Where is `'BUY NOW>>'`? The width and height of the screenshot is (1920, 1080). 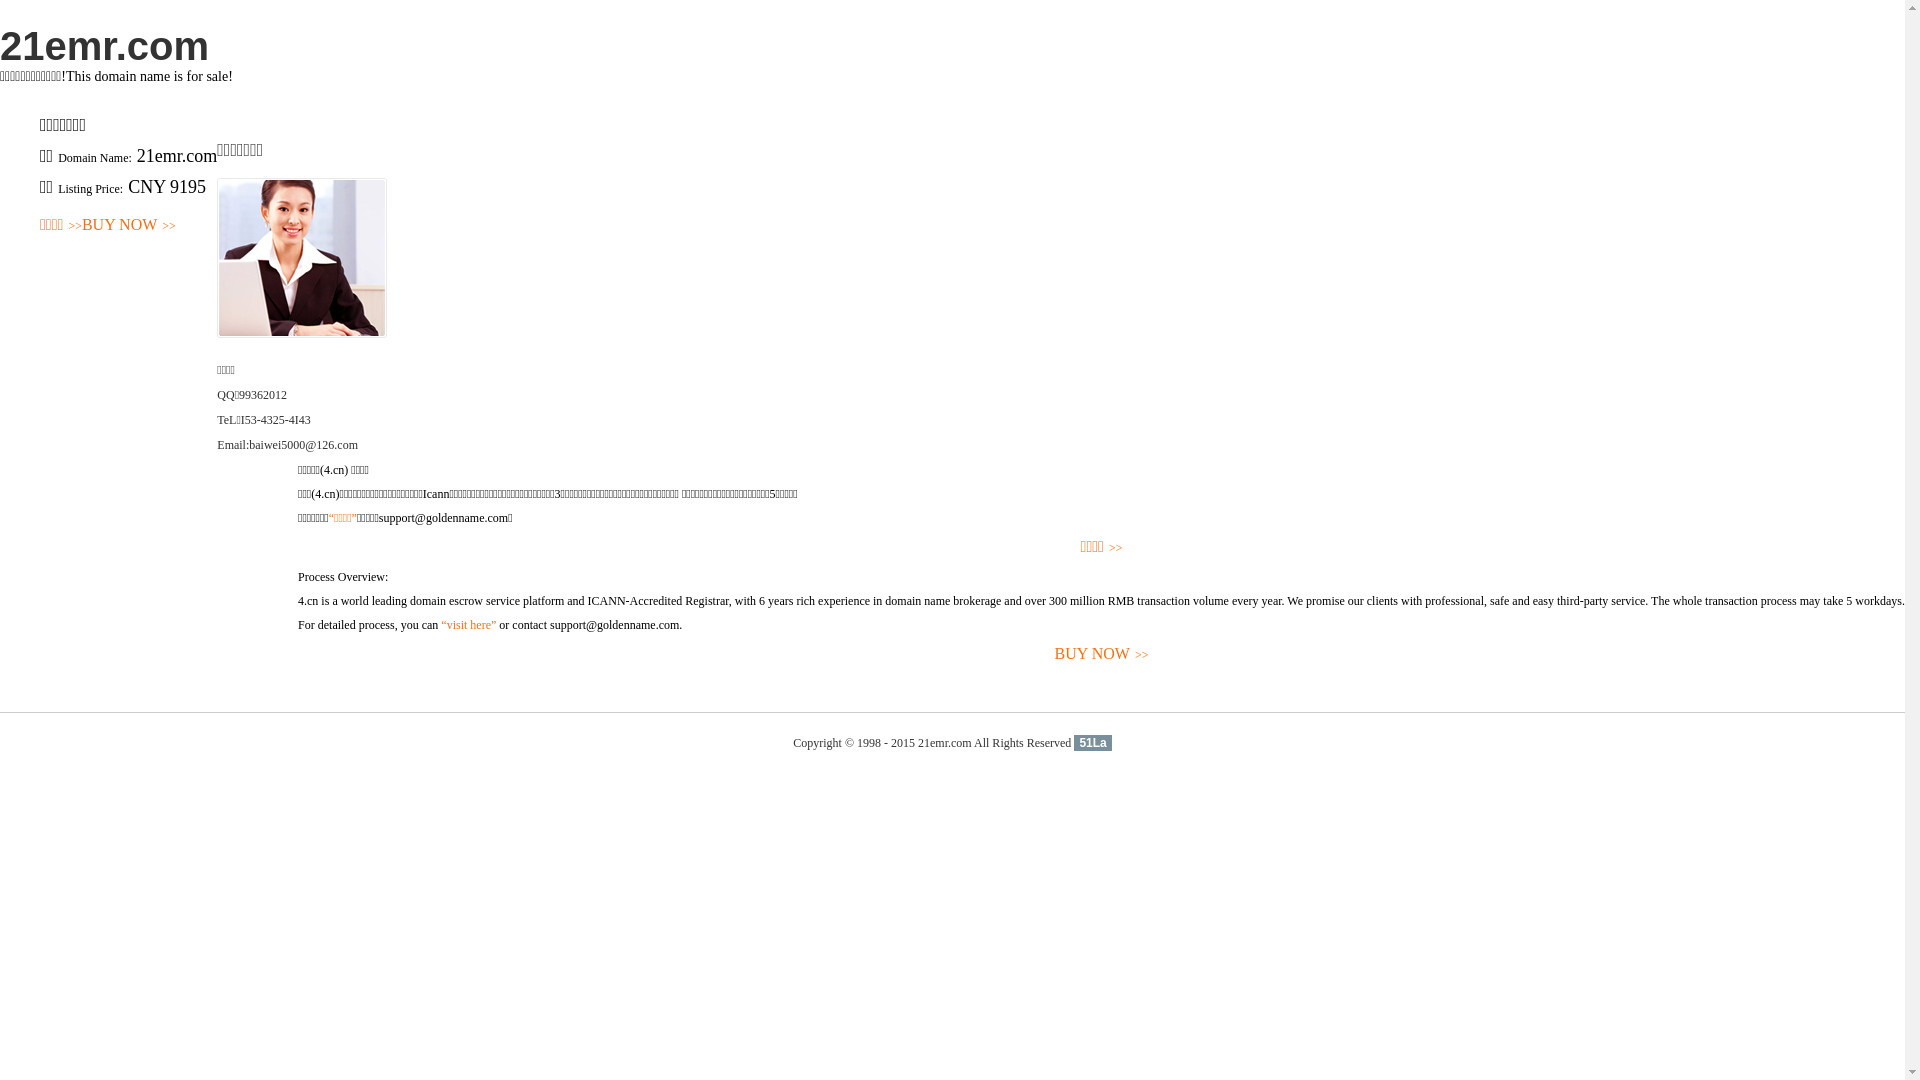 'BUY NOW>>' is located at coordinates (128, 225).